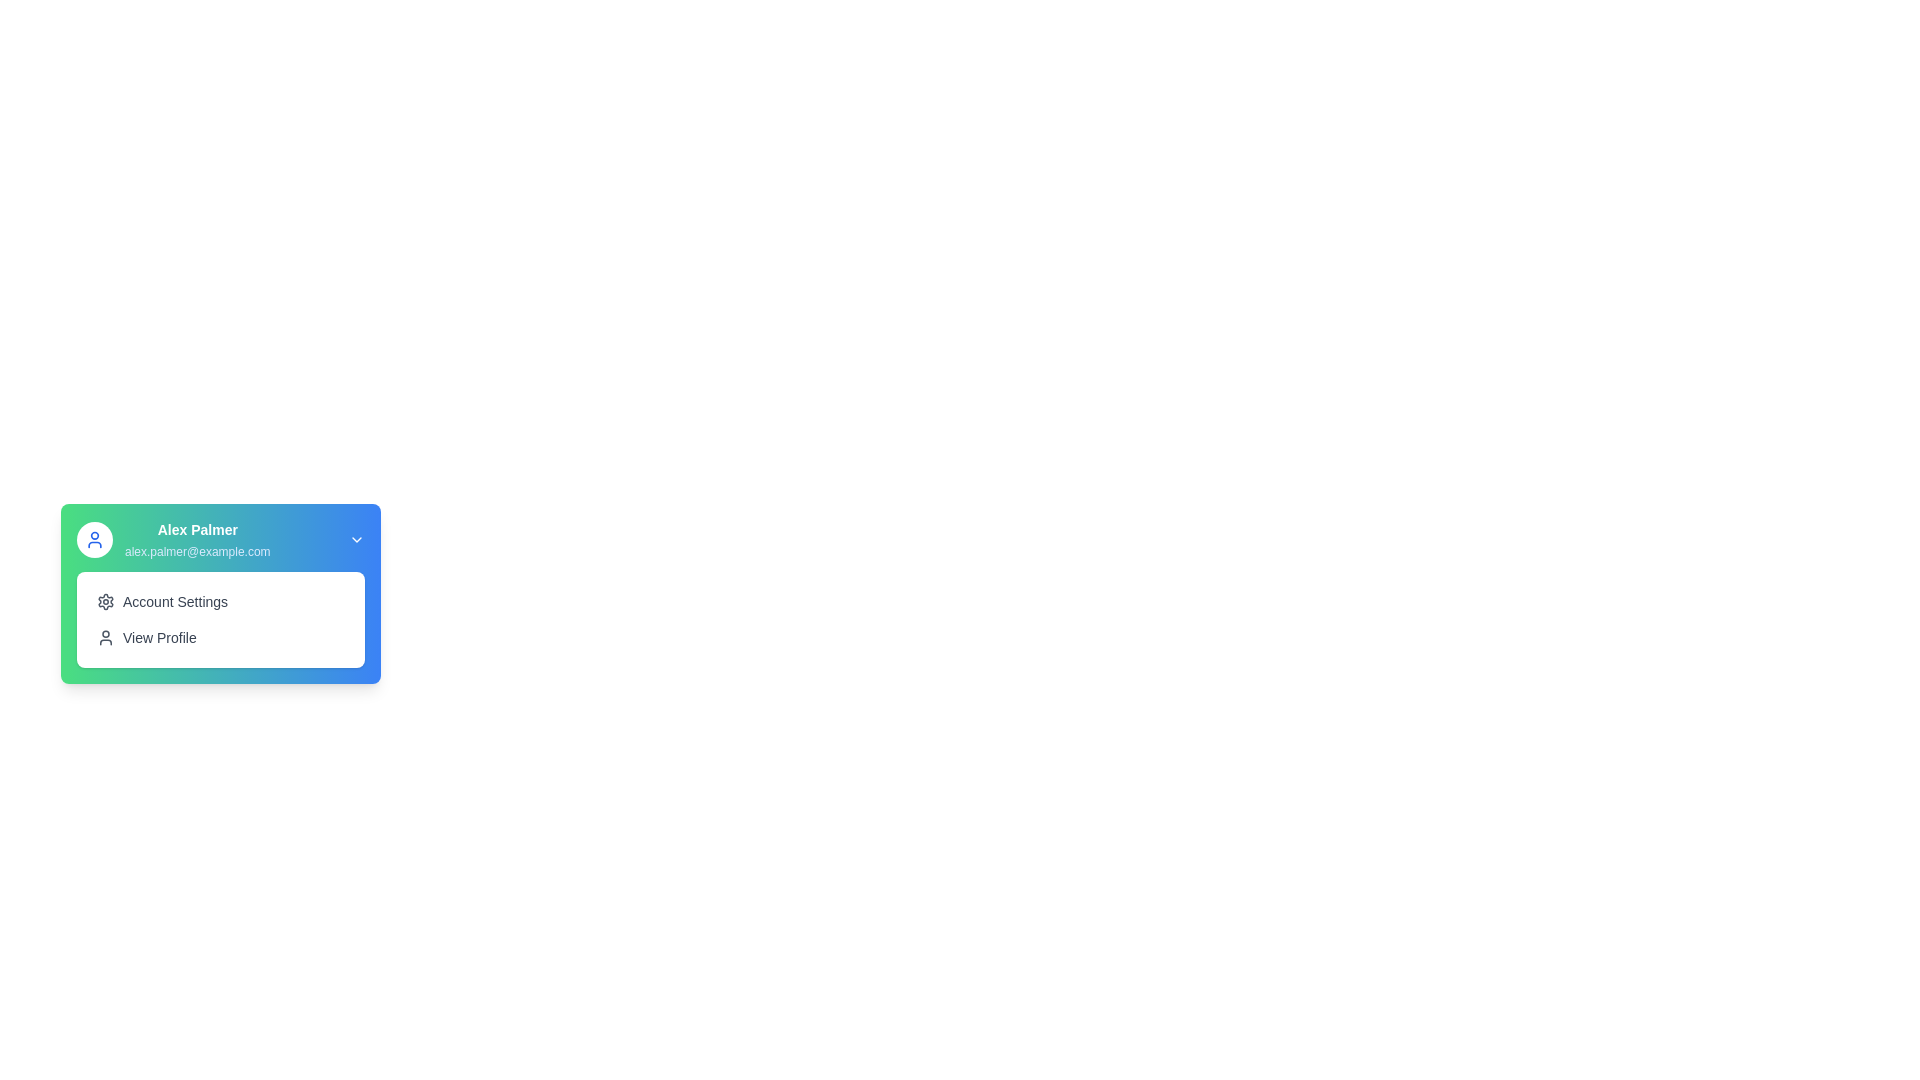 This screenshot has width=1920, height=1080. I want to click on the 'Account Settings' icon located in the middle-left area of the dropdown menu to interact with the settings functionality, so click(104, 600).